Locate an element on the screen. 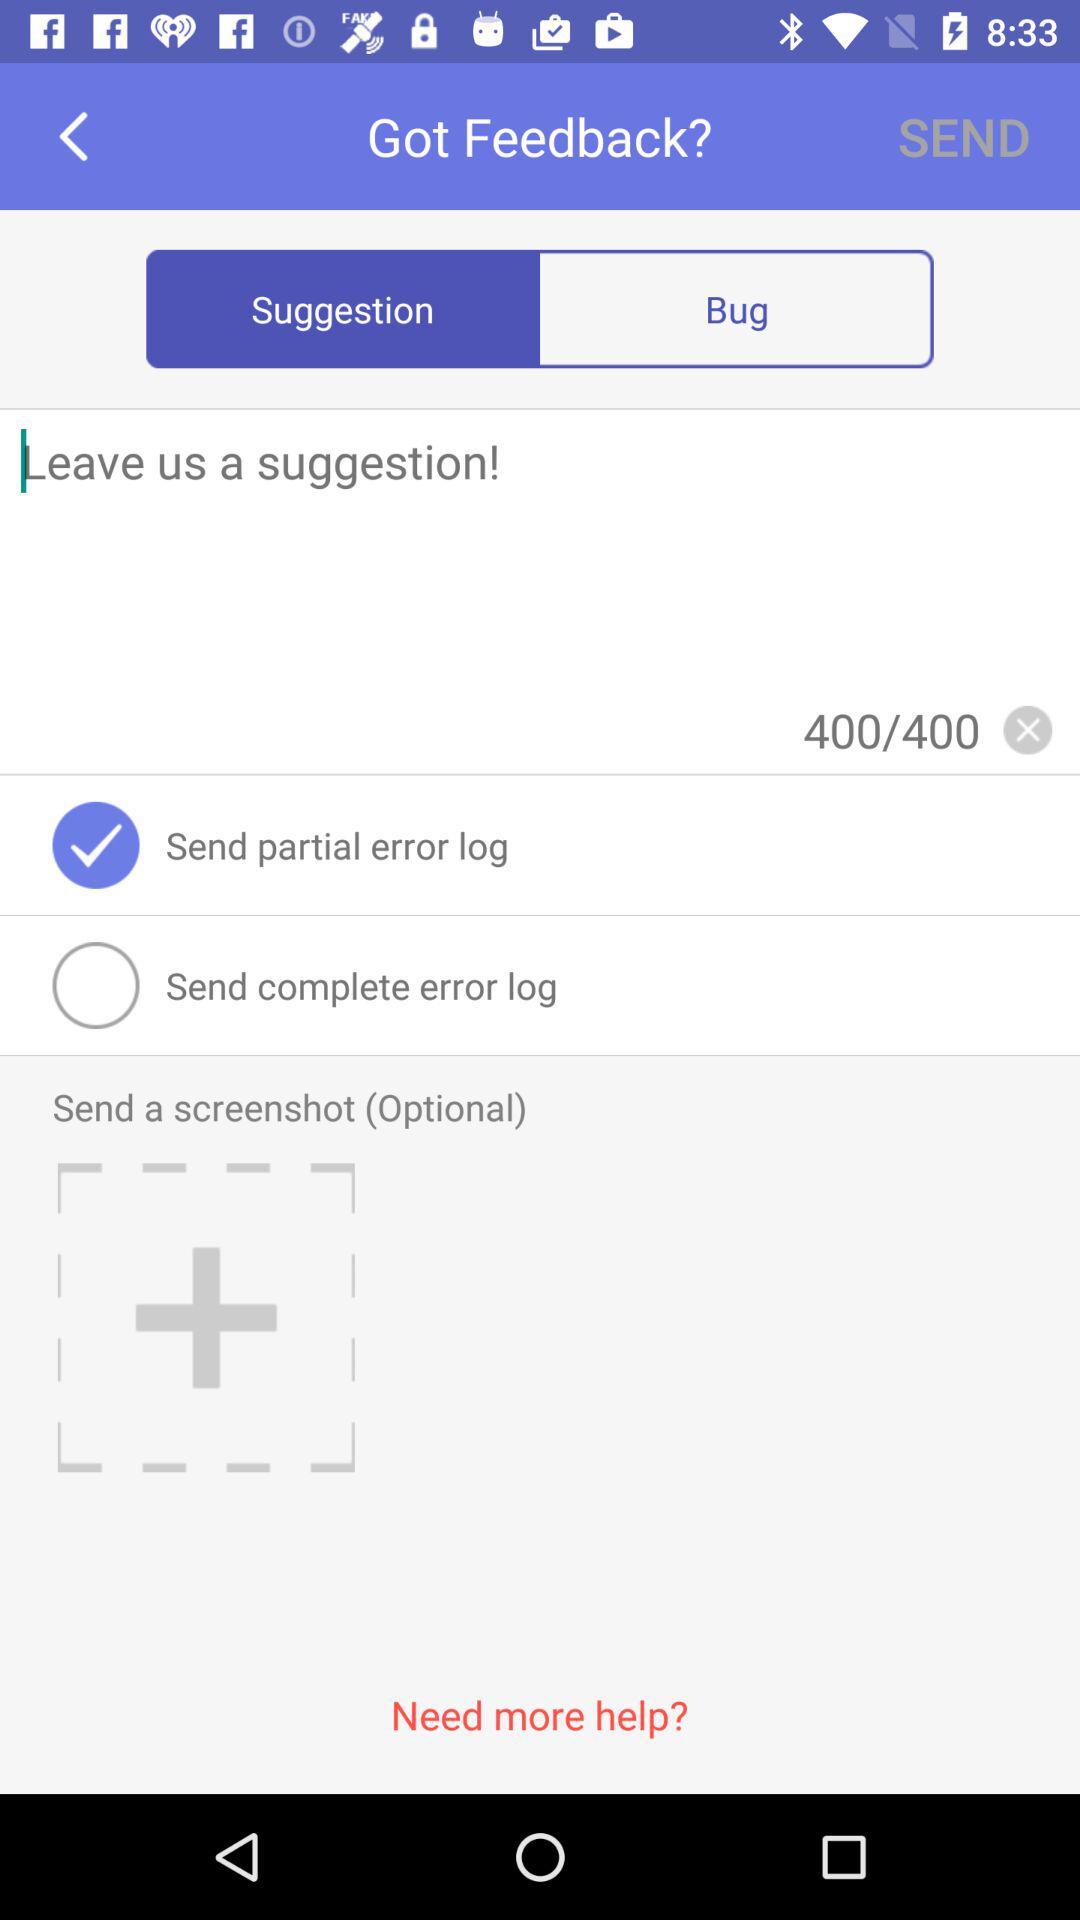  app to the left of send complete error icon is located at coordinates (96, 985).